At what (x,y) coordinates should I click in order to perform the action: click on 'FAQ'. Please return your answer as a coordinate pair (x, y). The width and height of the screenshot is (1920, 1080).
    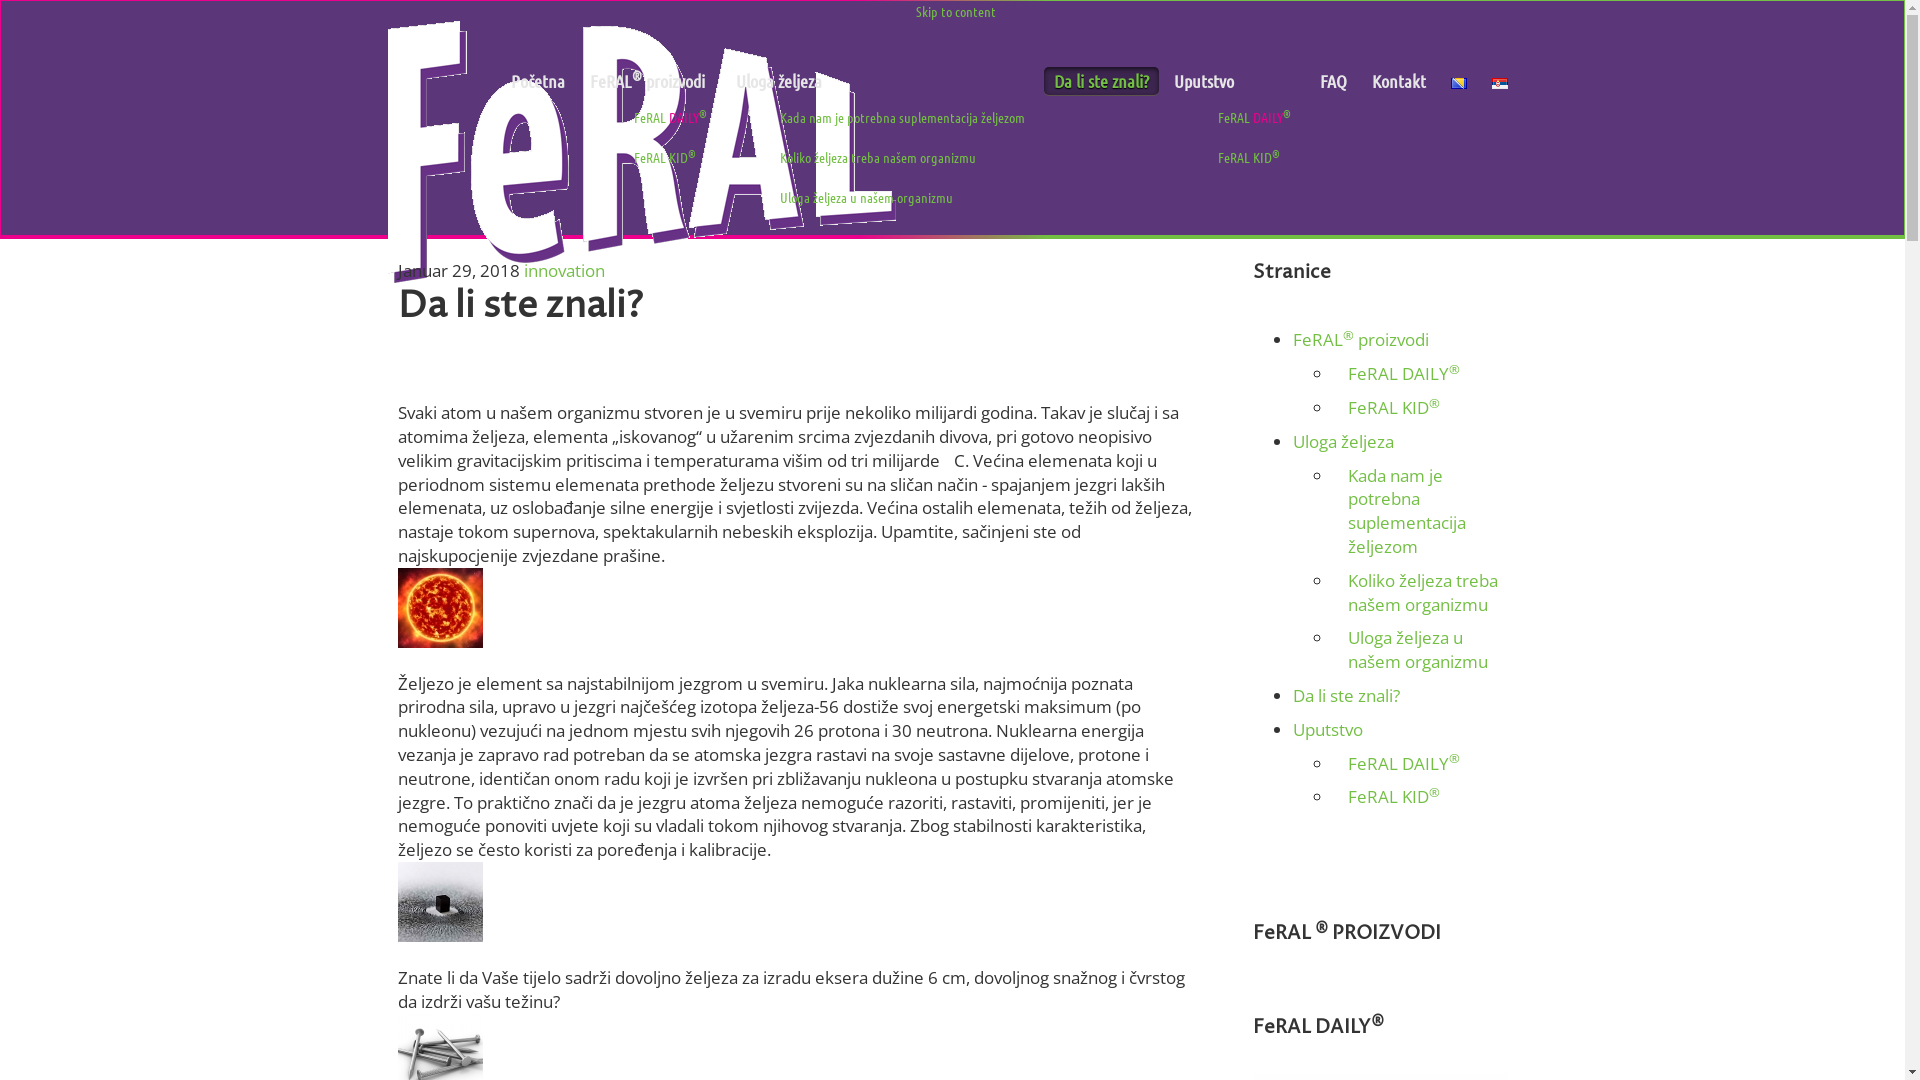
    Looking at the image, I should click on (1333, 80).